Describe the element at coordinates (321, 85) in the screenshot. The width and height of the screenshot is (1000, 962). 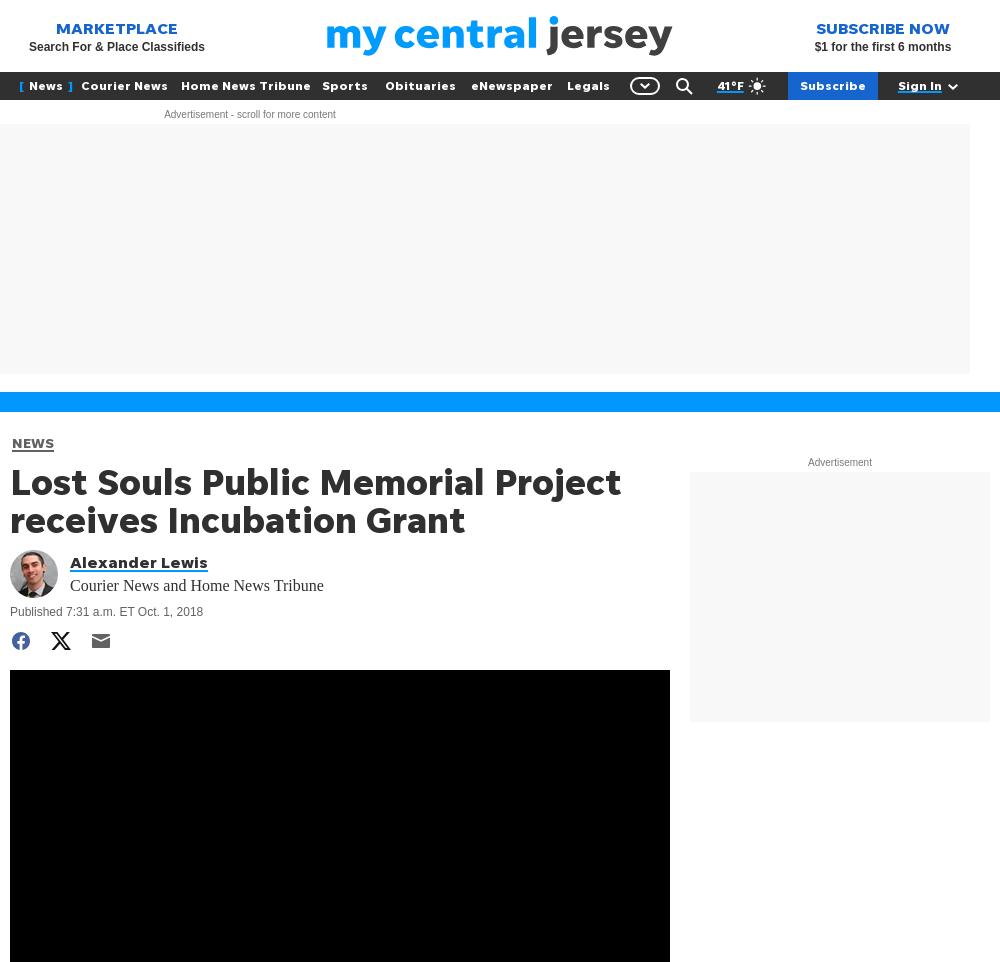
I see `'Sports'` at that location.